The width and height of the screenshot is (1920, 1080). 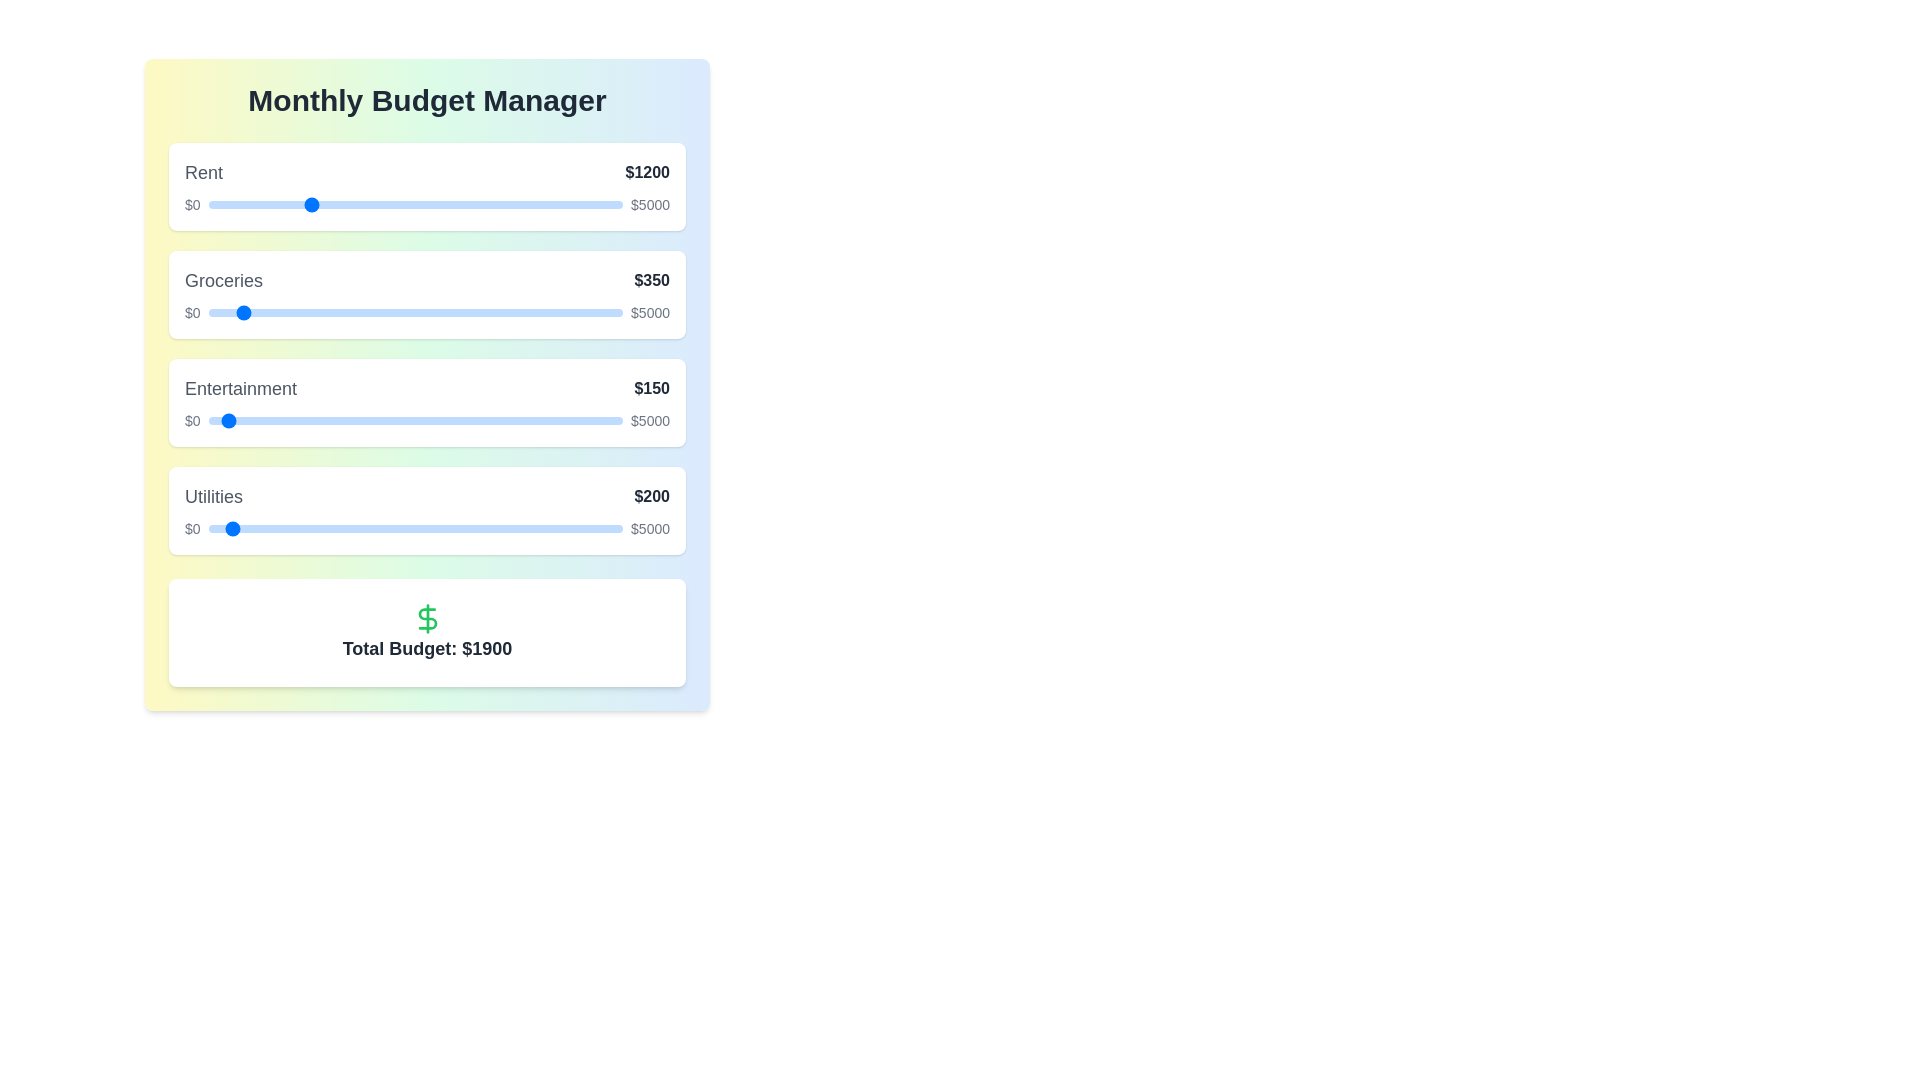 I want to click on groceries budget slider, so click(x=377, y=312).